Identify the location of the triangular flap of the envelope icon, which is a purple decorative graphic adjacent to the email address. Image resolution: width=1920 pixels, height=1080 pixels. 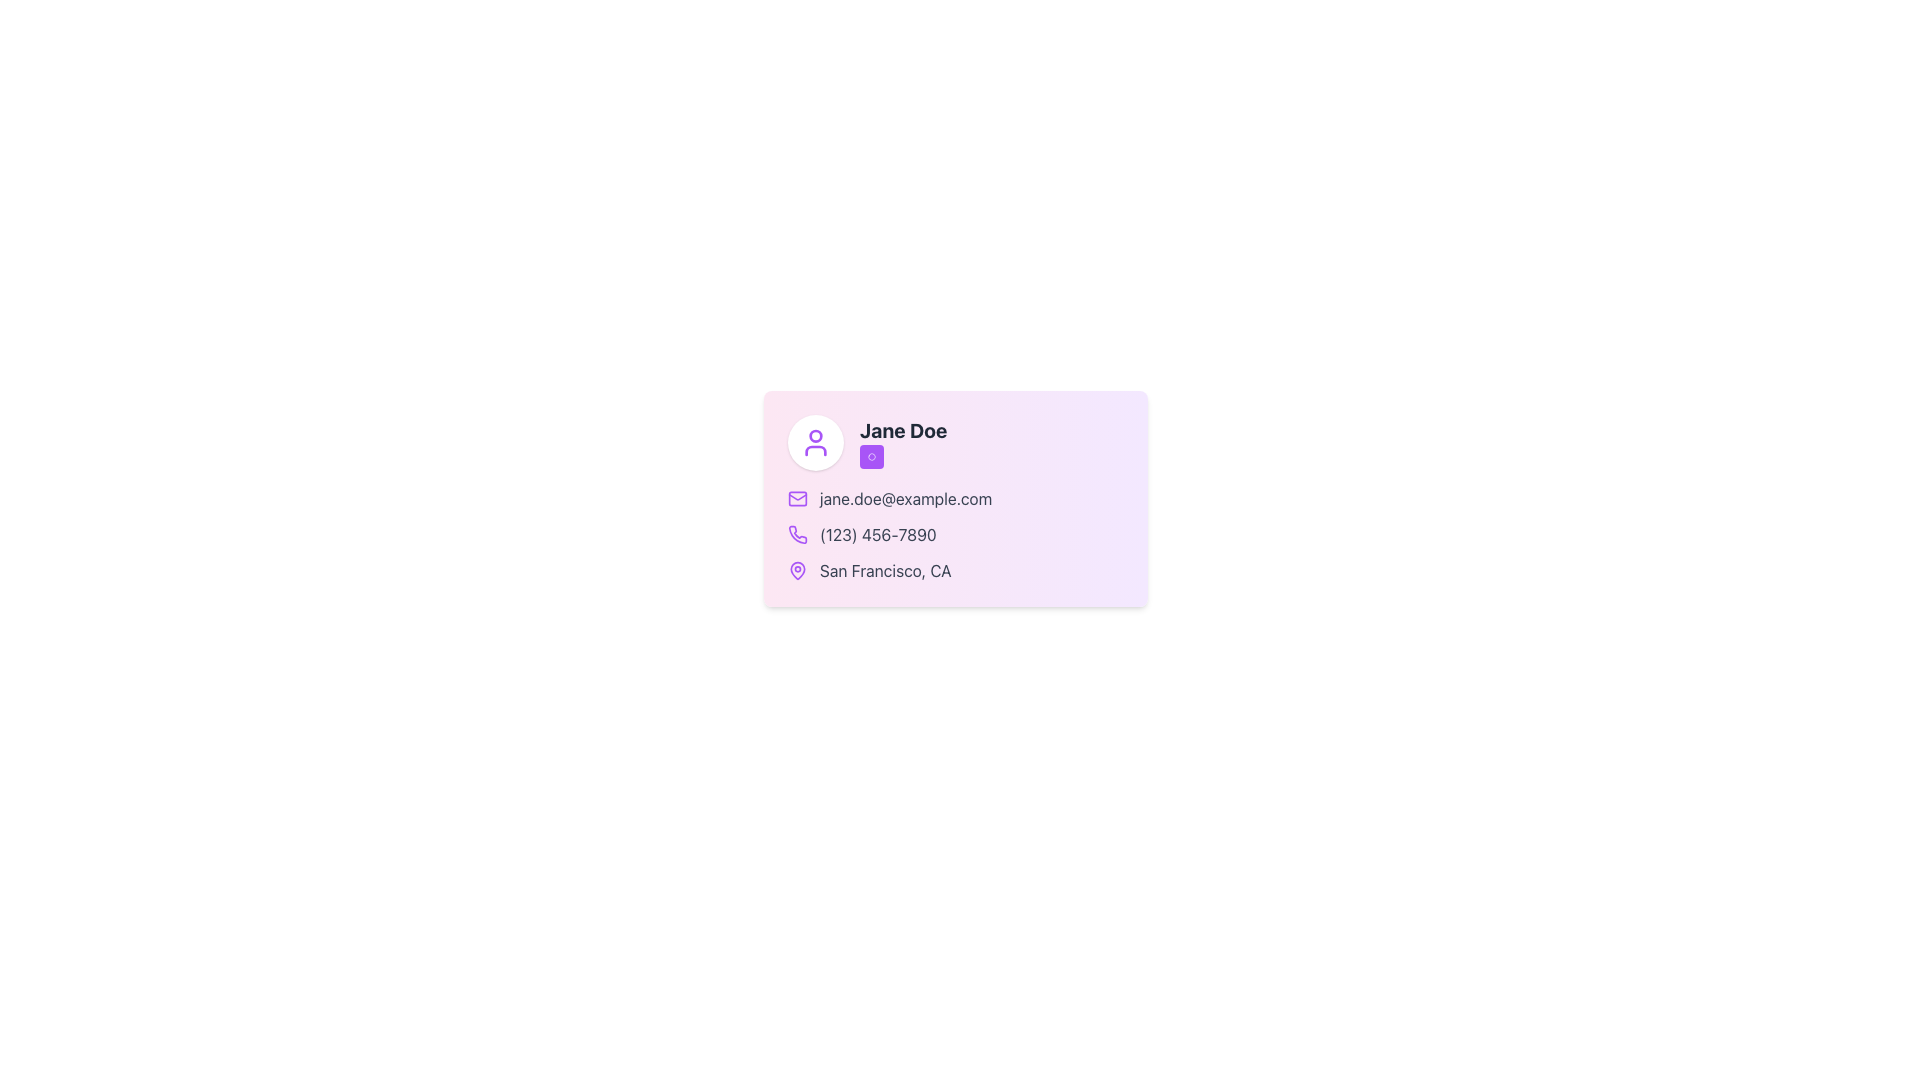
(796, 496).